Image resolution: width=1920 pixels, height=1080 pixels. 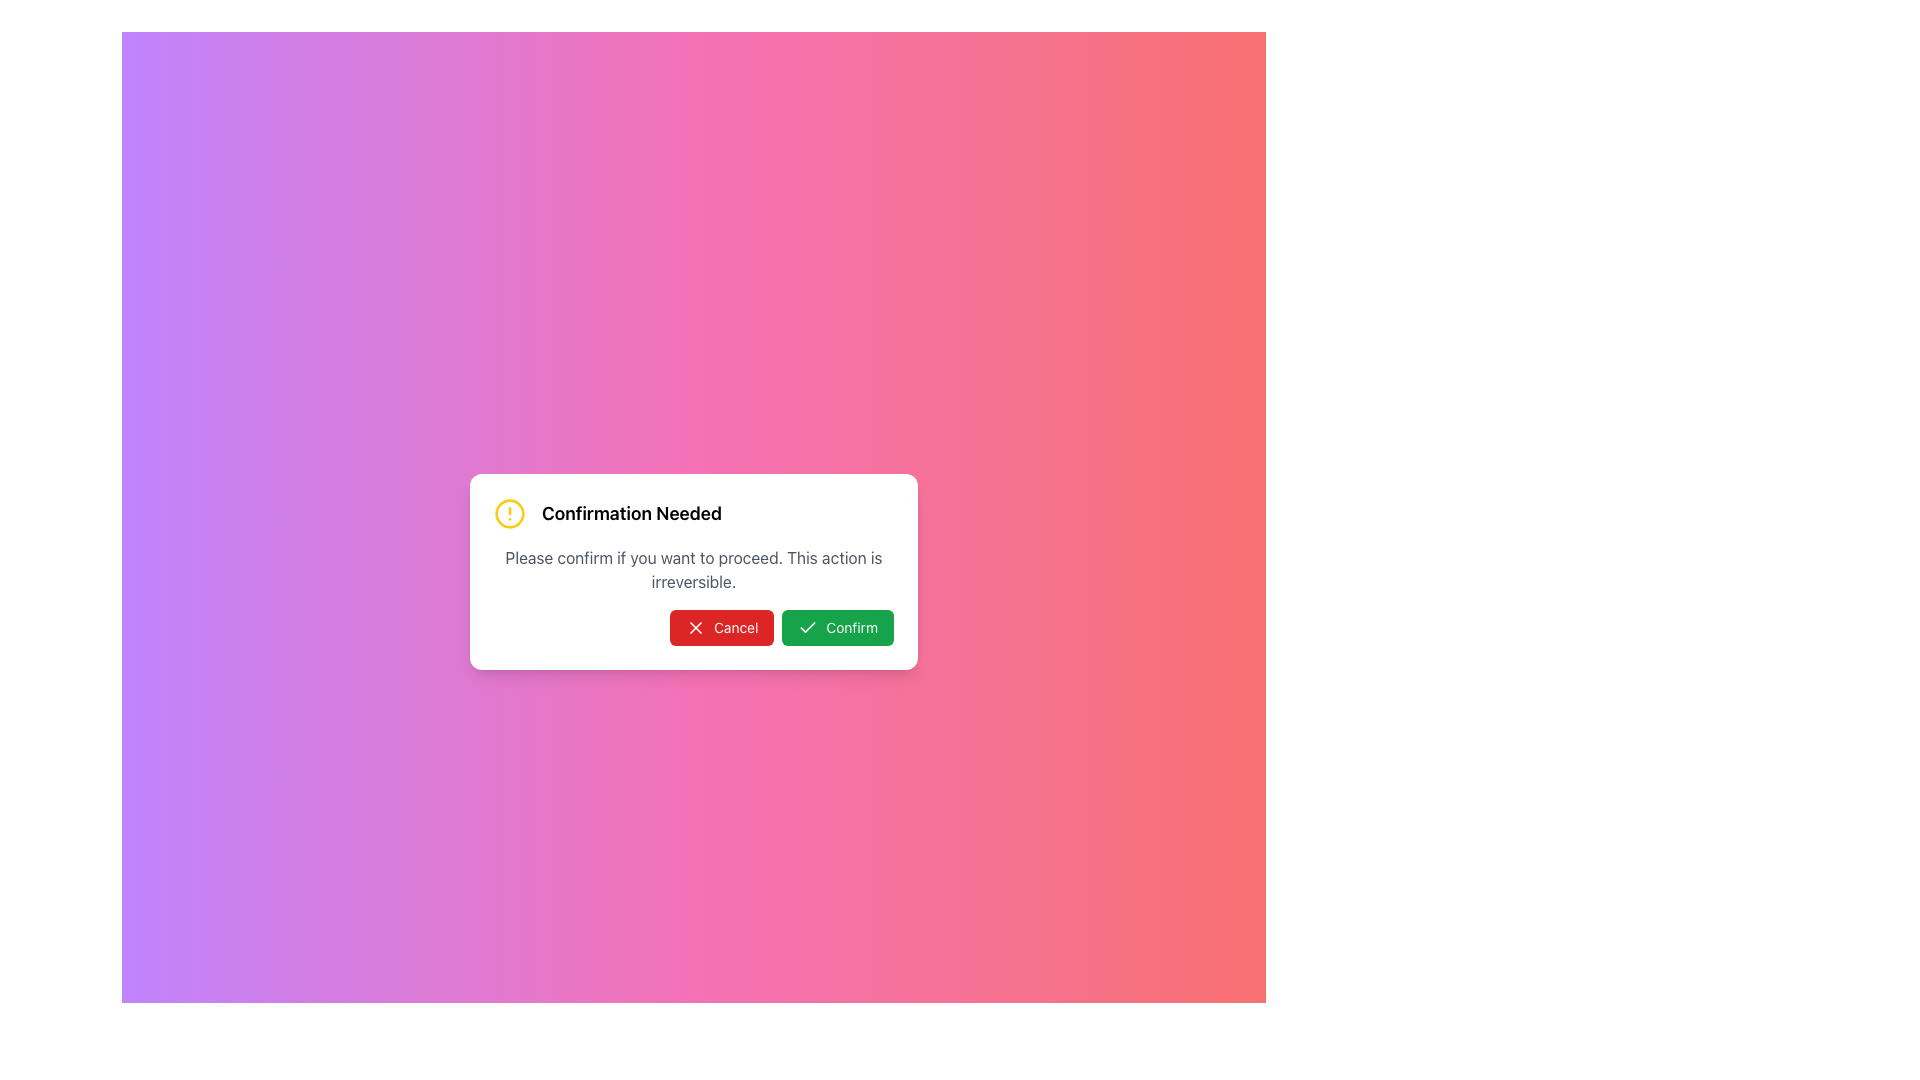 What do you see at coordinates (694, 570) in the screenshot?
I see `the warning or confirmation prompt text label located in the middle portion of the 'Confirmation Needed' dialog box, which is styled in gray and positioned below the main heading` at bounding box center [694, 570].